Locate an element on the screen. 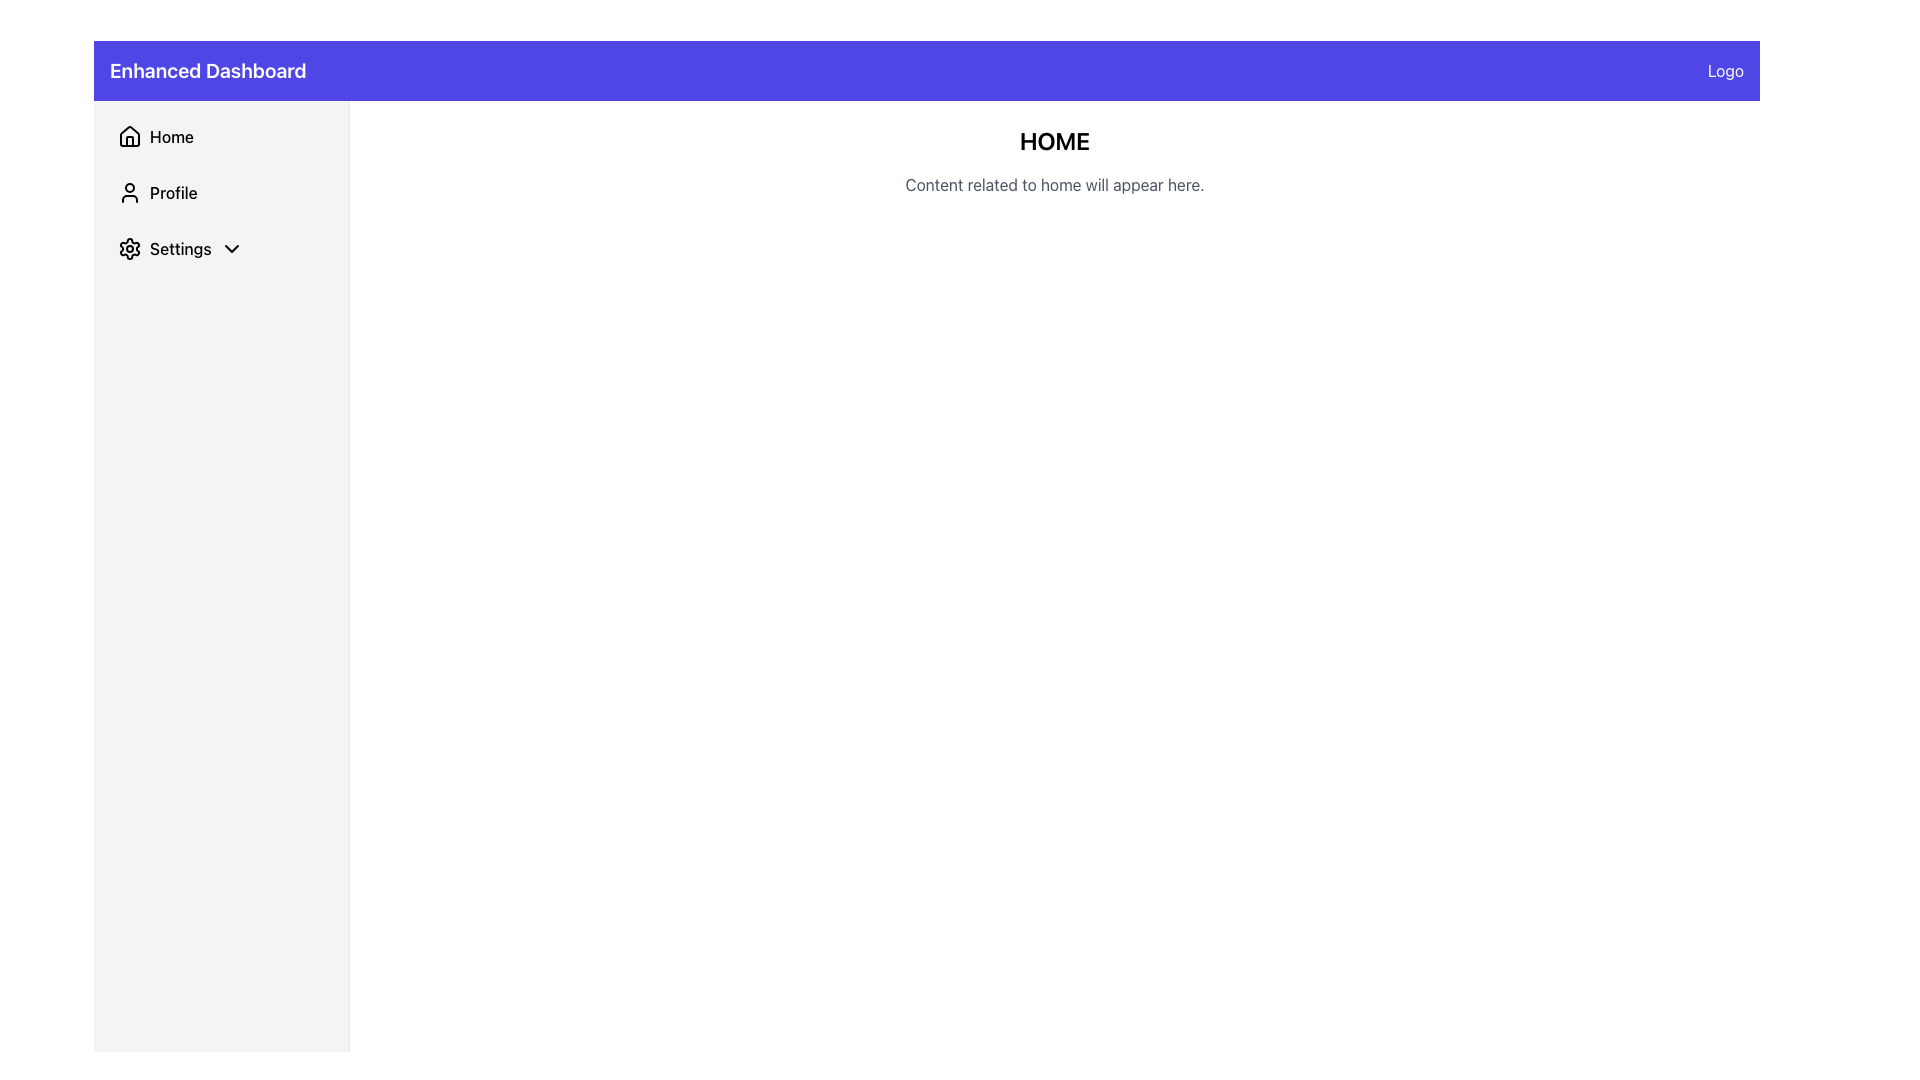  the 'Home' navigation option in the left-side navigation bar, which is represented by a text label next to the house-shaped icon is located at coordinates (172, 136).